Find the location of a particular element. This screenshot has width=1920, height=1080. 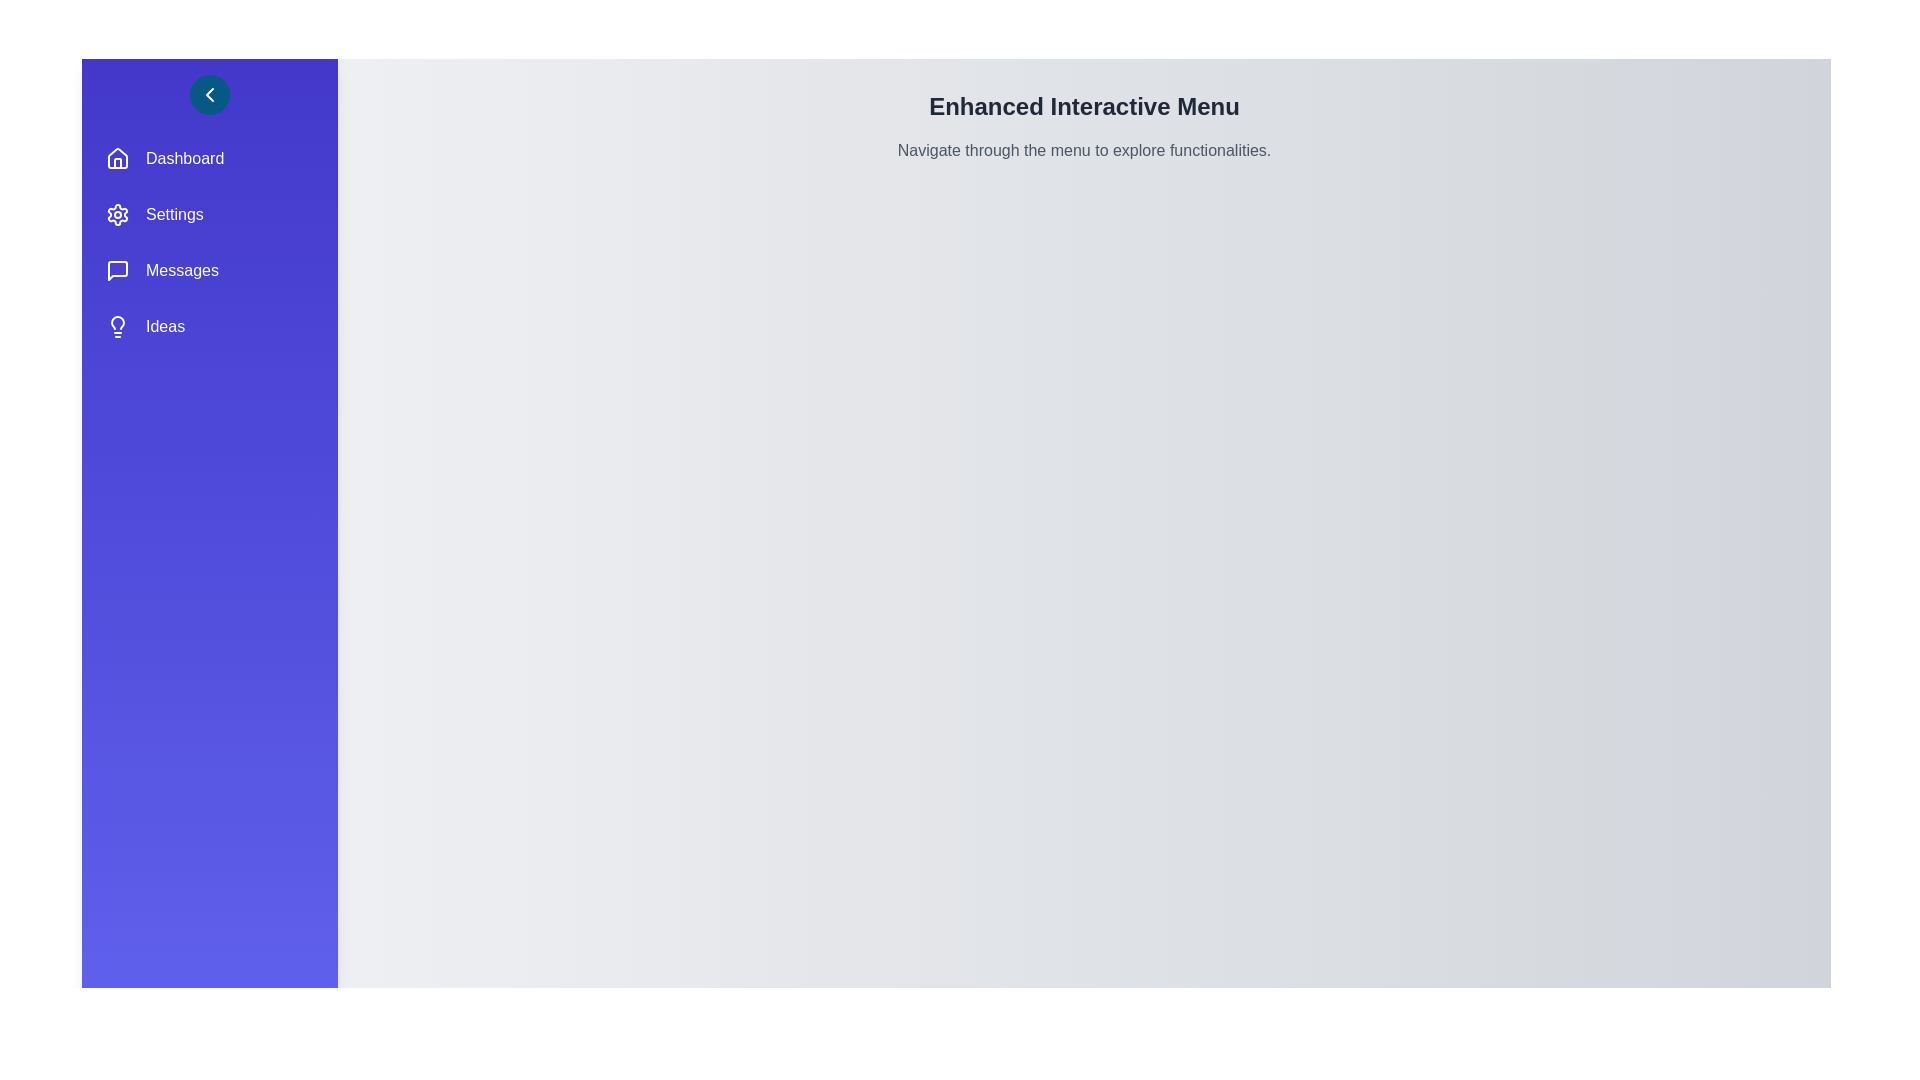

the menu item Ideas to select it is located at coordinates (210, 326).